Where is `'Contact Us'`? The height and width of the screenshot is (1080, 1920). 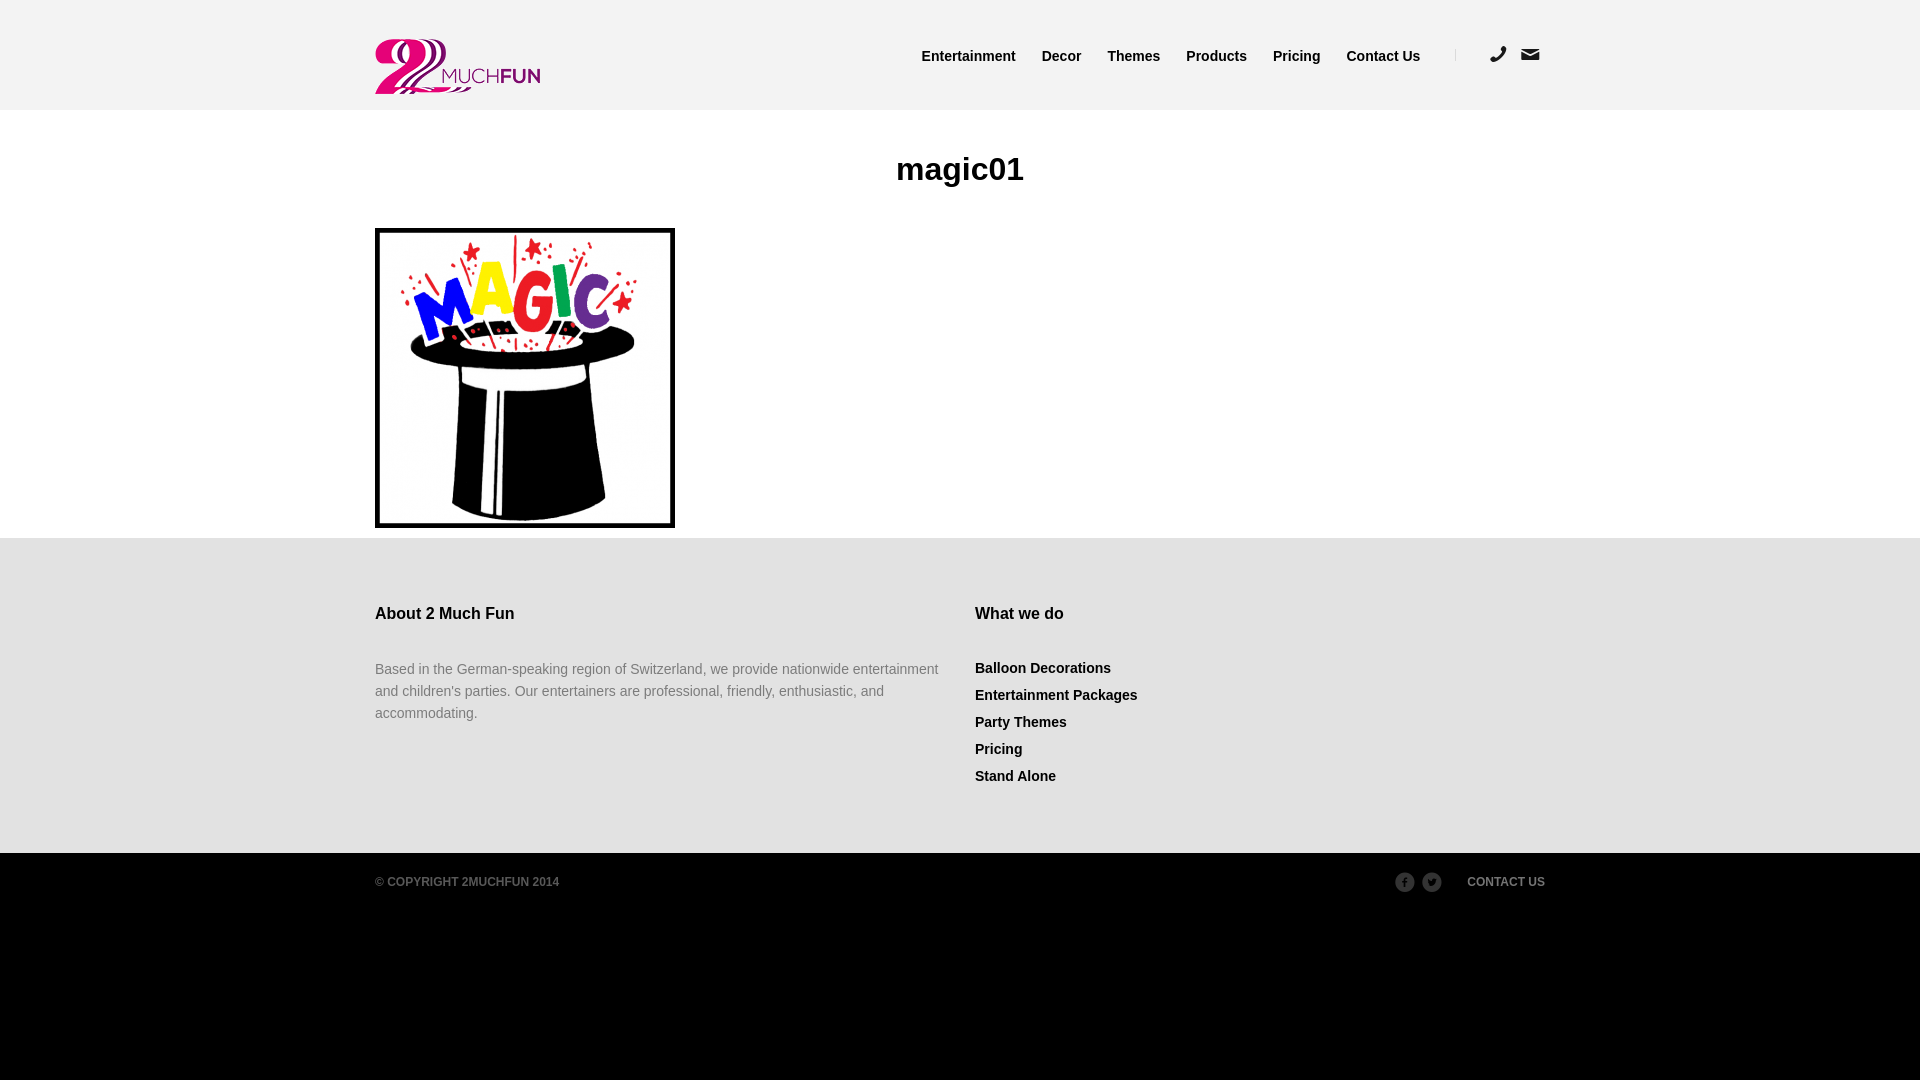 'Contact Us' is located at coordinates (1375, 53).